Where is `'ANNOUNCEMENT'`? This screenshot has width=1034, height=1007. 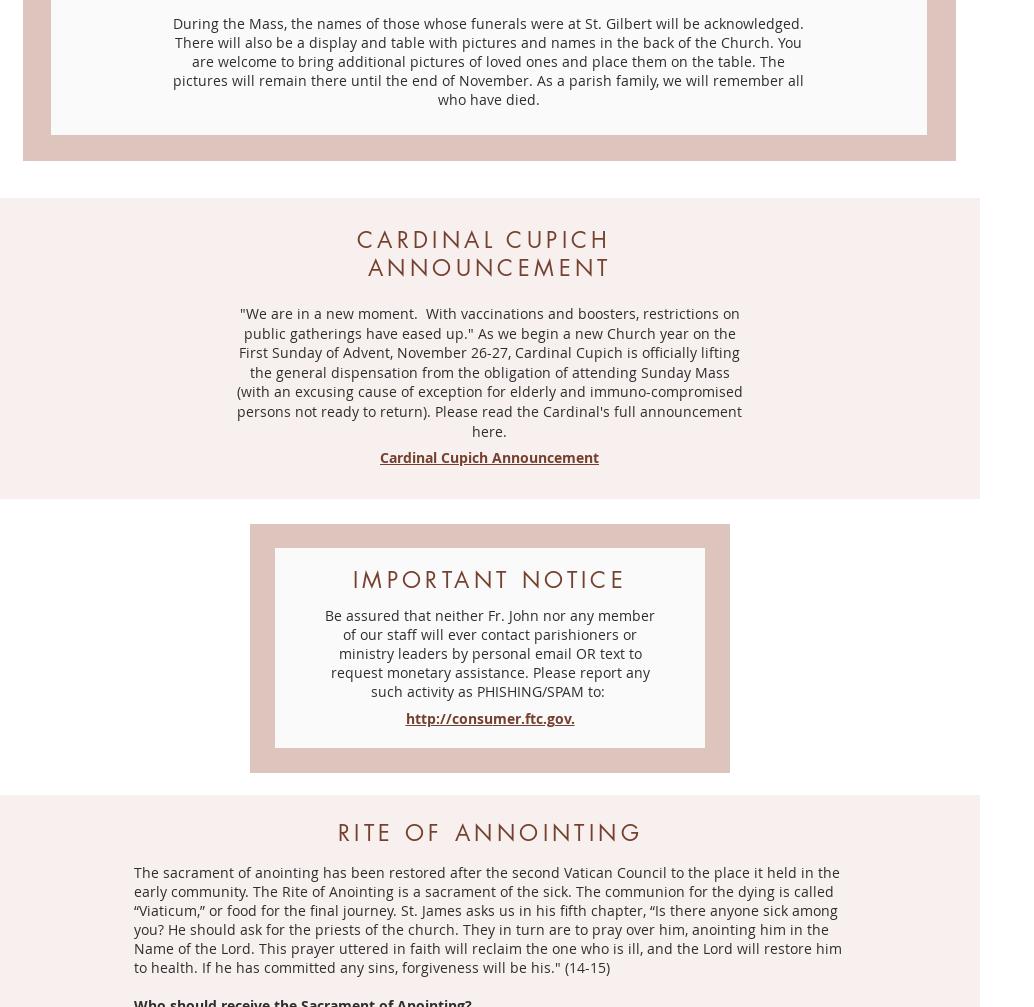 'ANNOUNCEMENT' is located at coordinates (488, 267).